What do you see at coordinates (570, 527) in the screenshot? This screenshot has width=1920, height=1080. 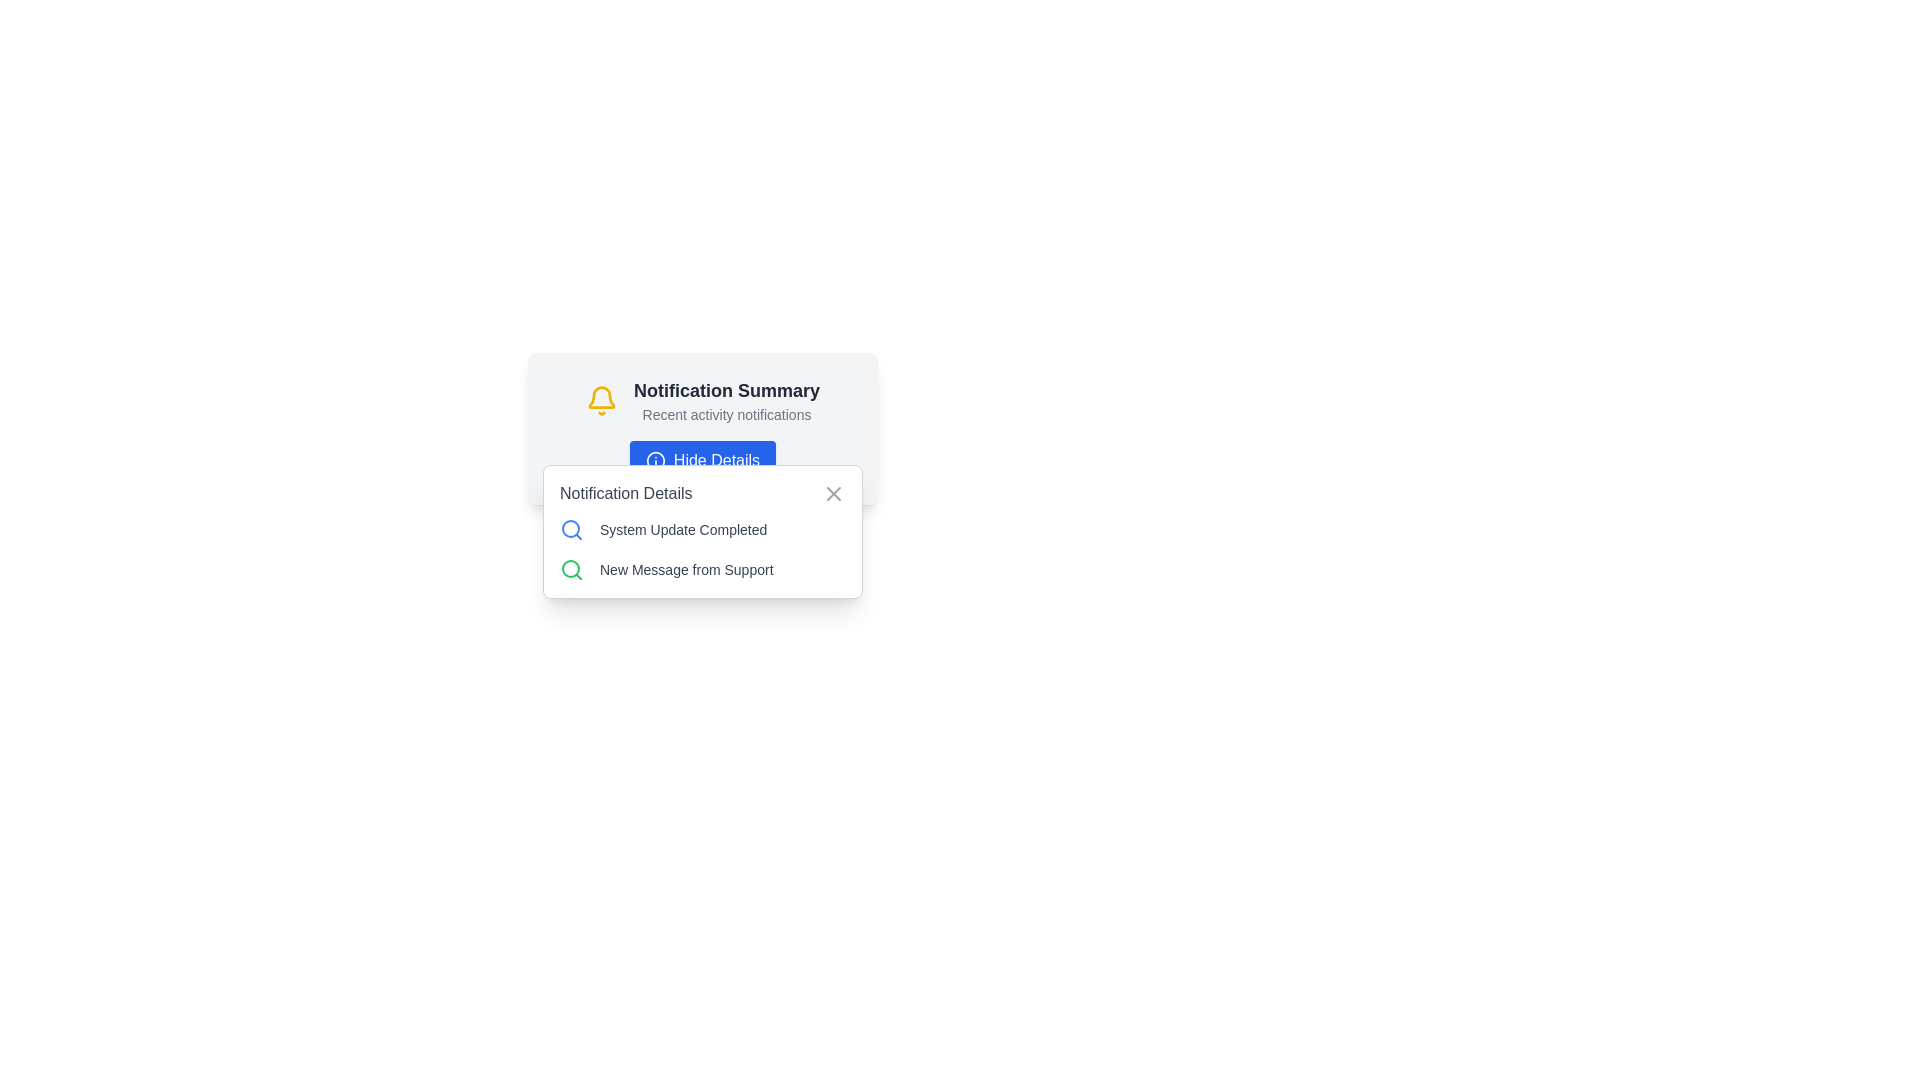 I see `the circular lens icon of the magnifying glass in the notification list` at bounding box center [570, 527].